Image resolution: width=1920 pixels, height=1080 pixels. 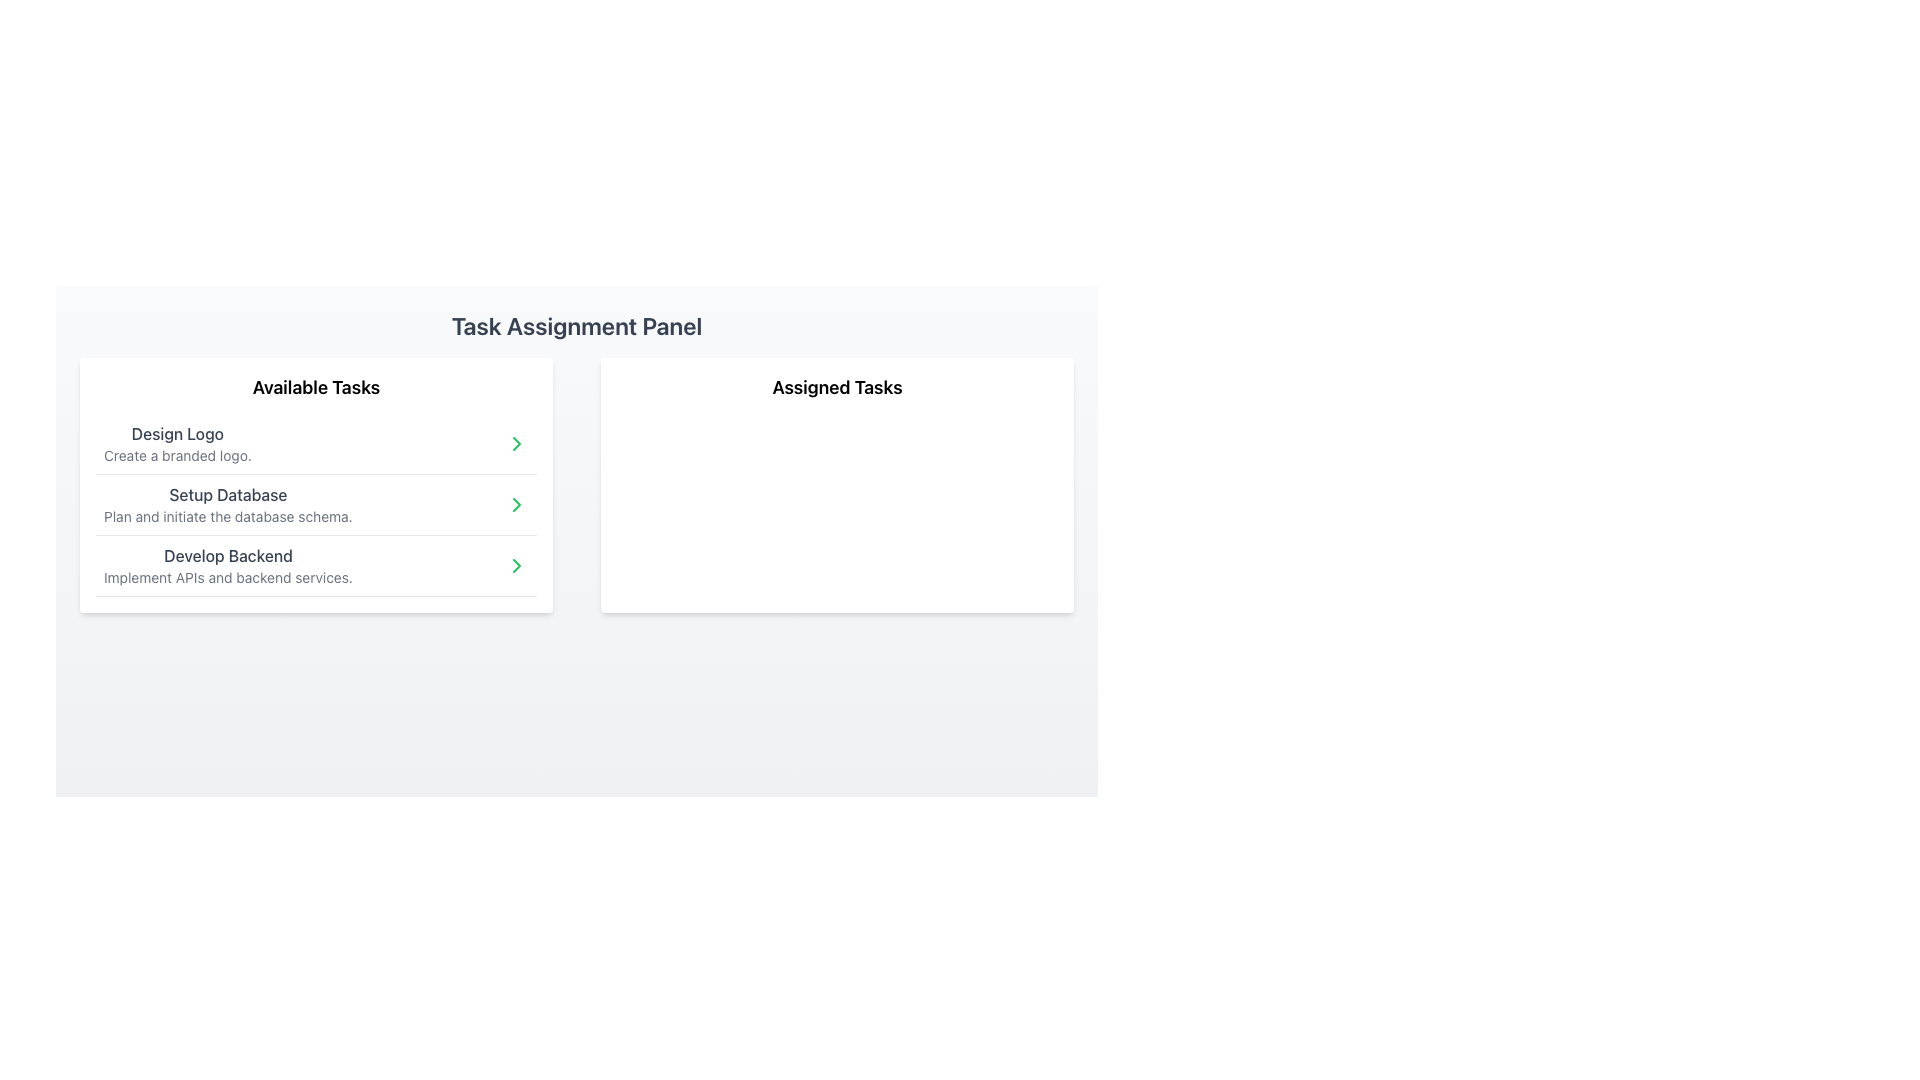 I want to click on the first task list item in the 'Available Tasks' section, so click(x=315, y=443).